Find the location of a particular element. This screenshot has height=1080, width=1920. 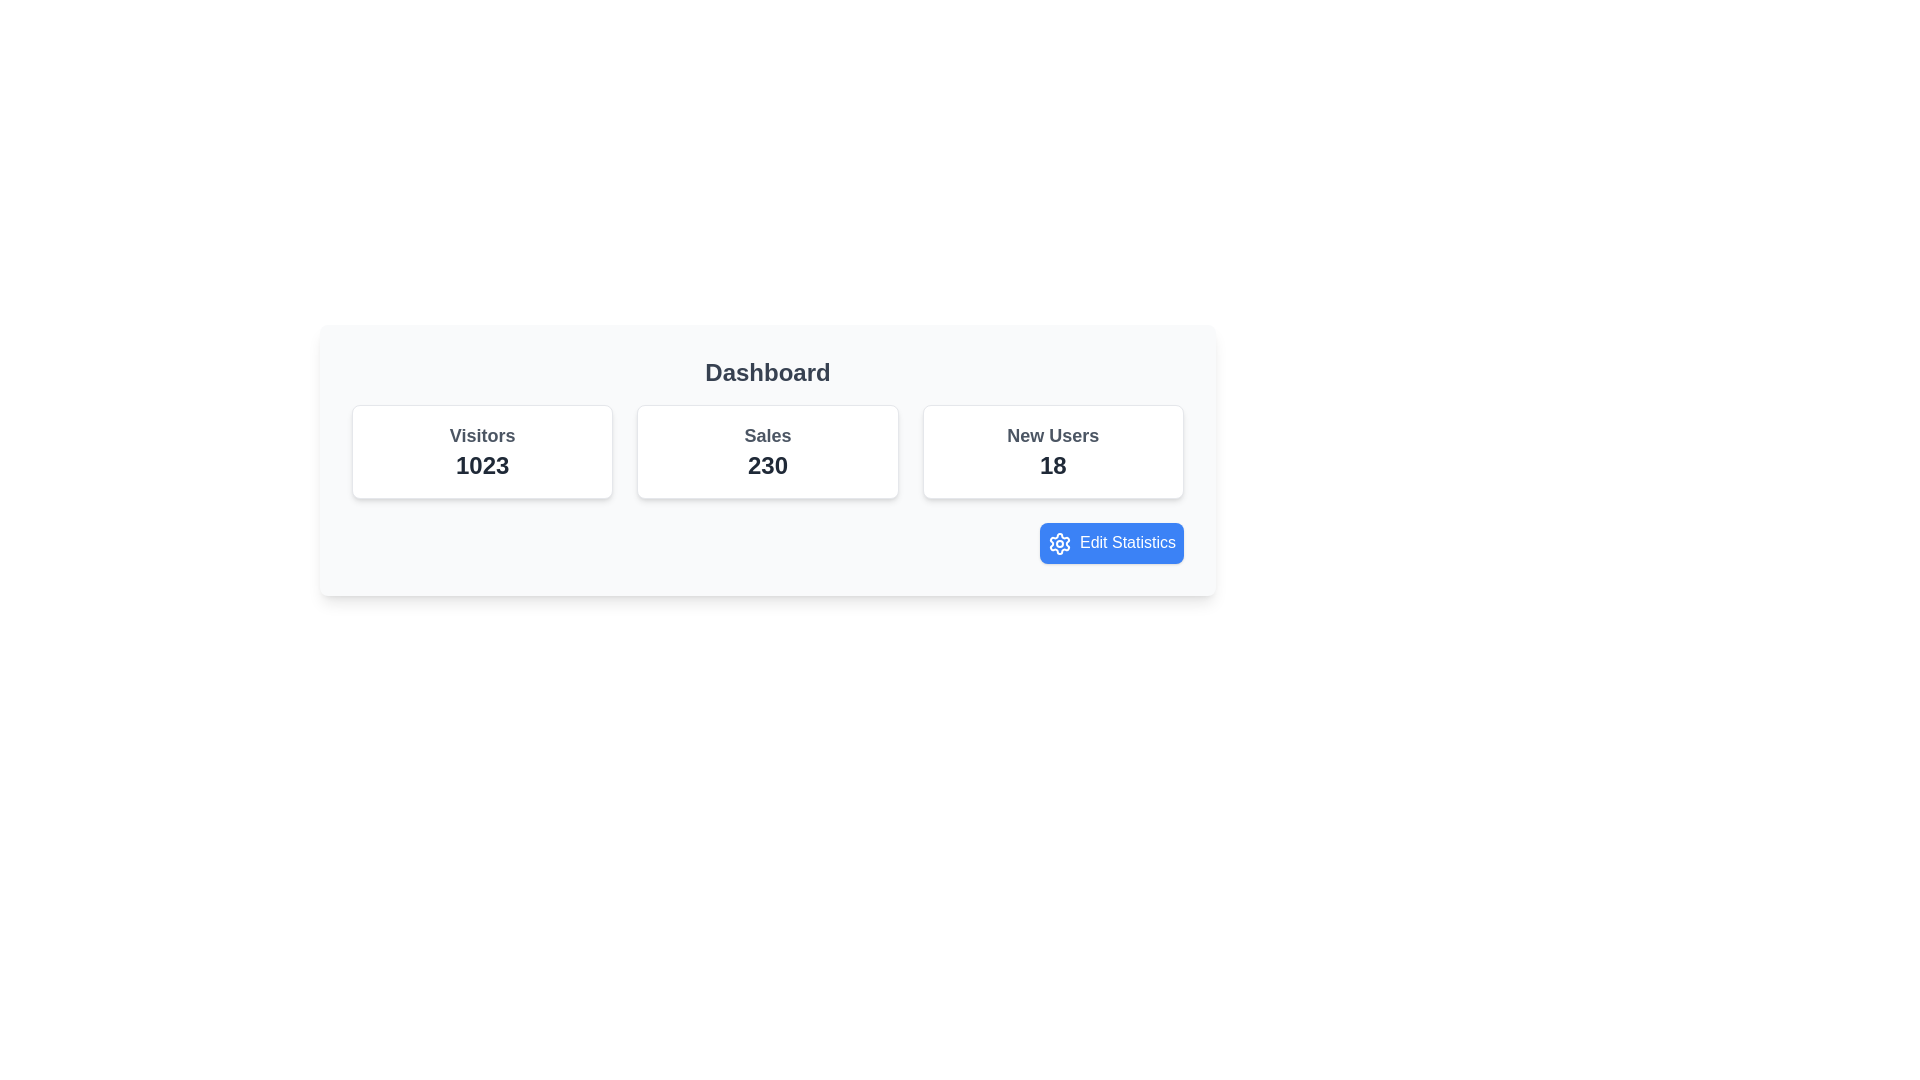

the Display Card that reads 'New Users' with the number '18', which is the third card in a row of three cards, positioned between the 'Sales' card and the 'Edit Statistics' button is located at coordinates (1052, 451).